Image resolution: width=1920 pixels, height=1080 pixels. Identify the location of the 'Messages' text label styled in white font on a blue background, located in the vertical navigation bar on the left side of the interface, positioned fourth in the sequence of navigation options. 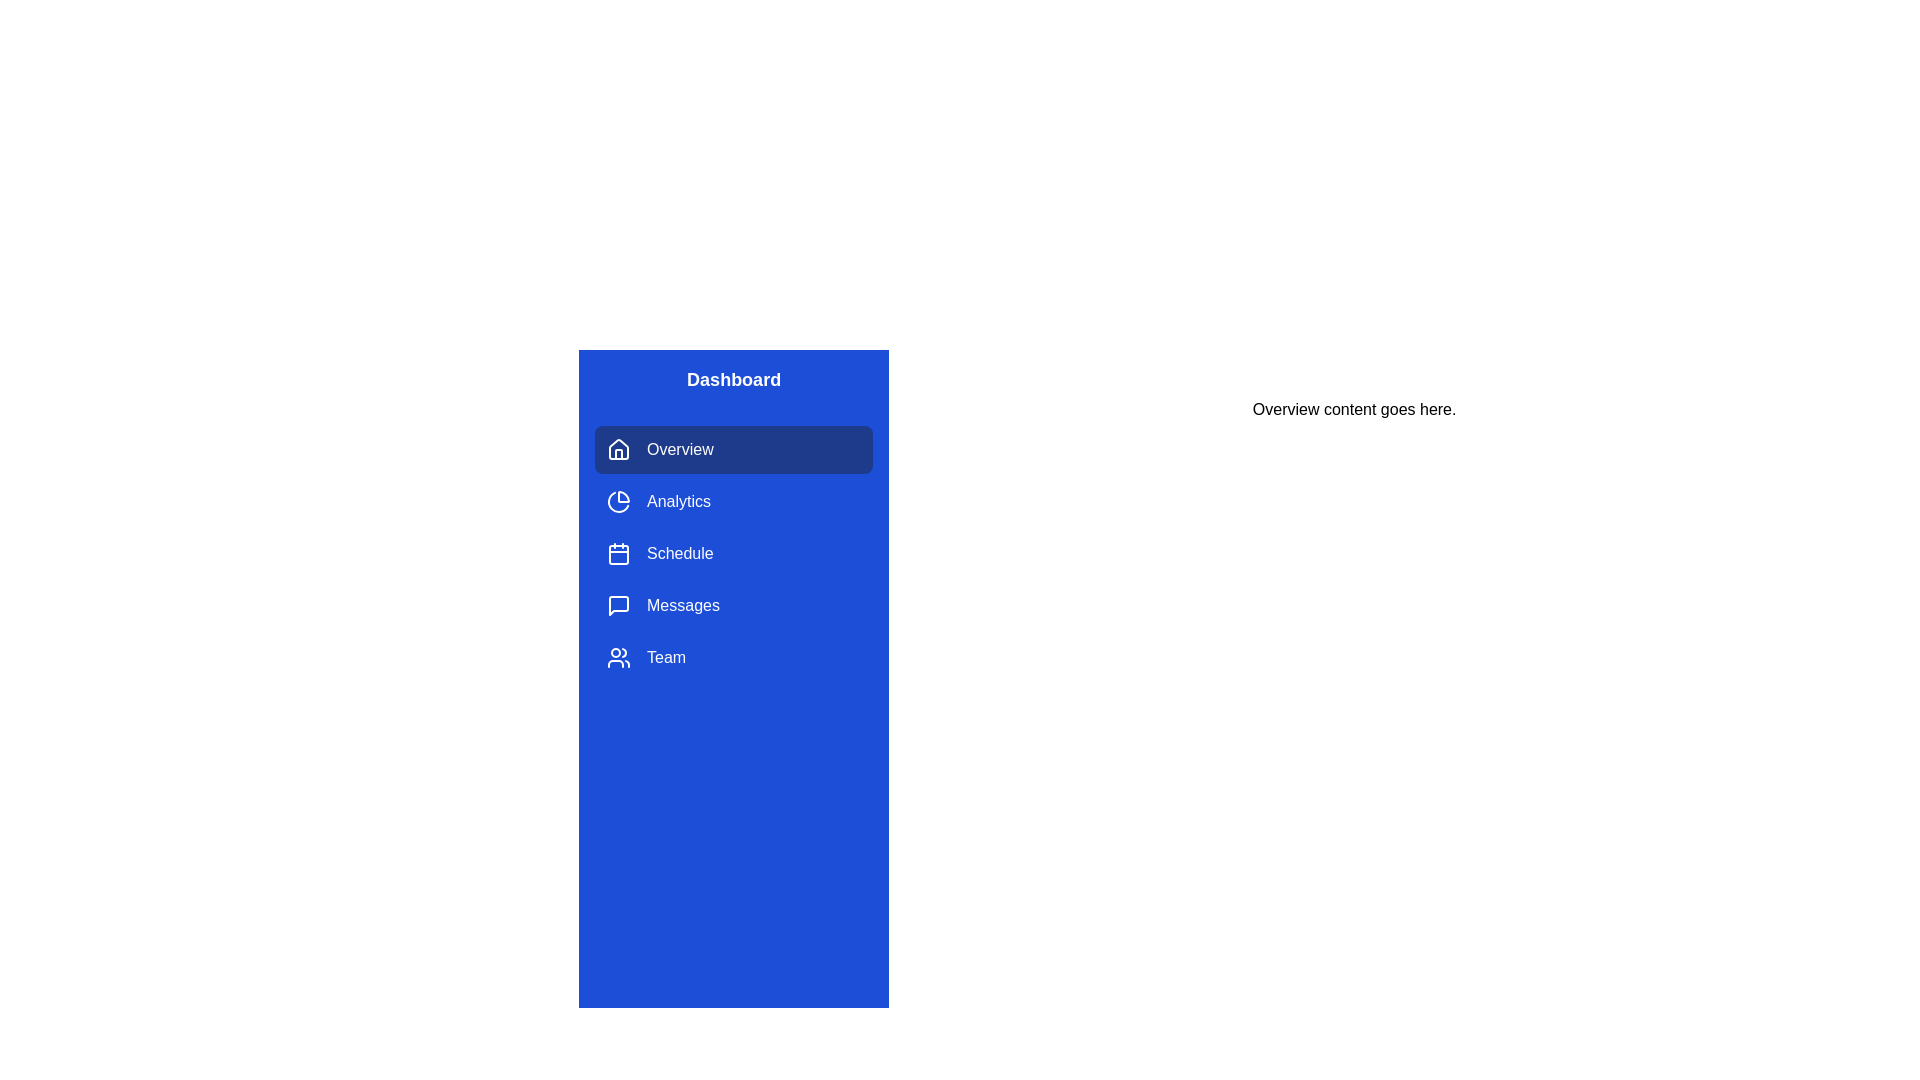
(683, 604).